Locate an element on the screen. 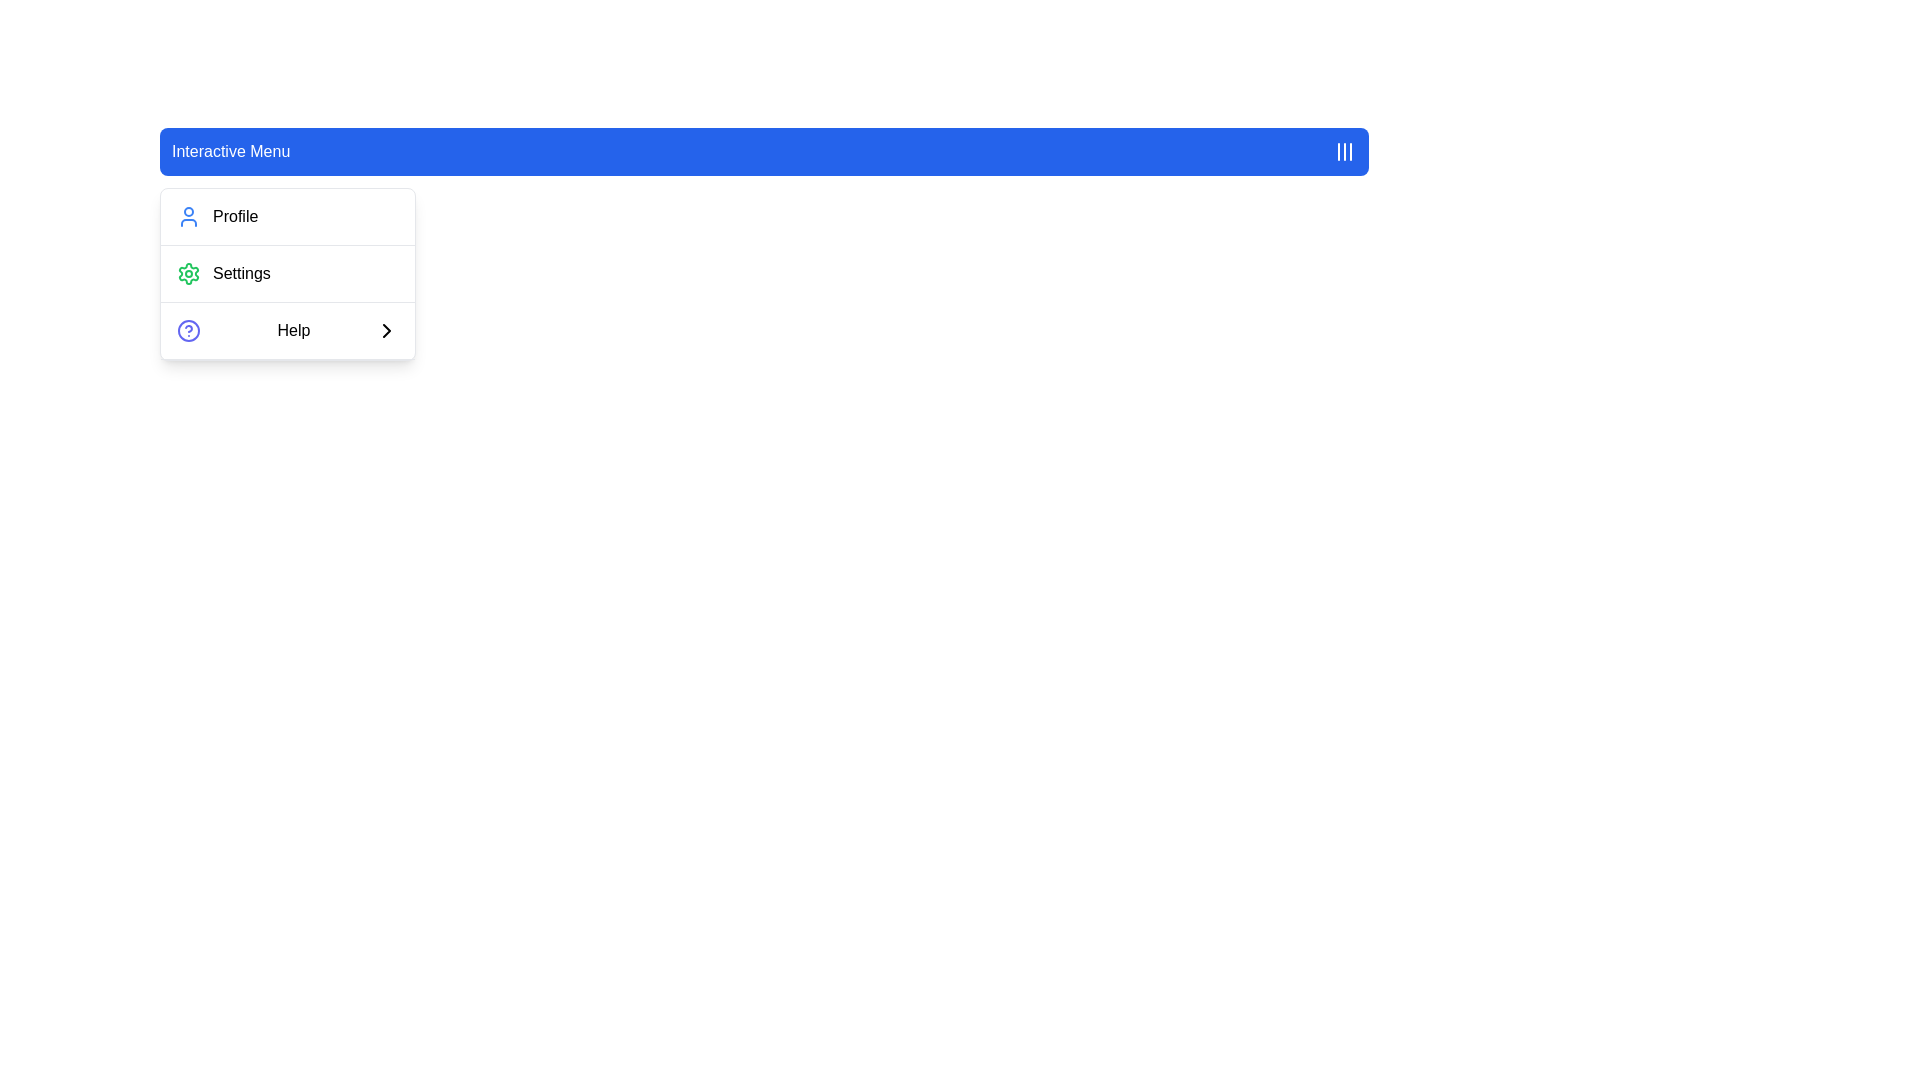 The image size is (1920, 1080). the 'Settings' menu item located in the dropdown menu directly below 'Profile' and above 'Help' is located at coordinates (287, 274).